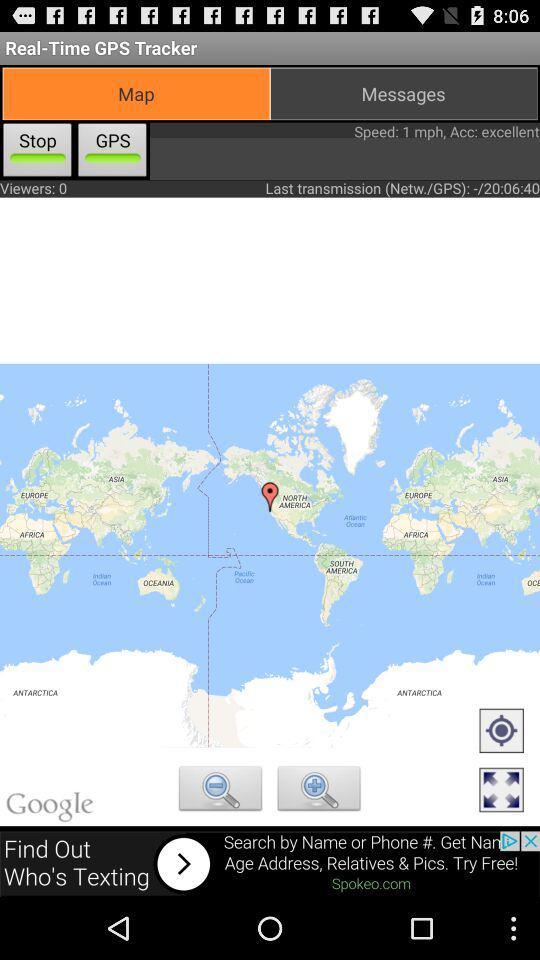  Describe the element at coordinates (500, 791) in the screenshot. I see `full screen` at that location.